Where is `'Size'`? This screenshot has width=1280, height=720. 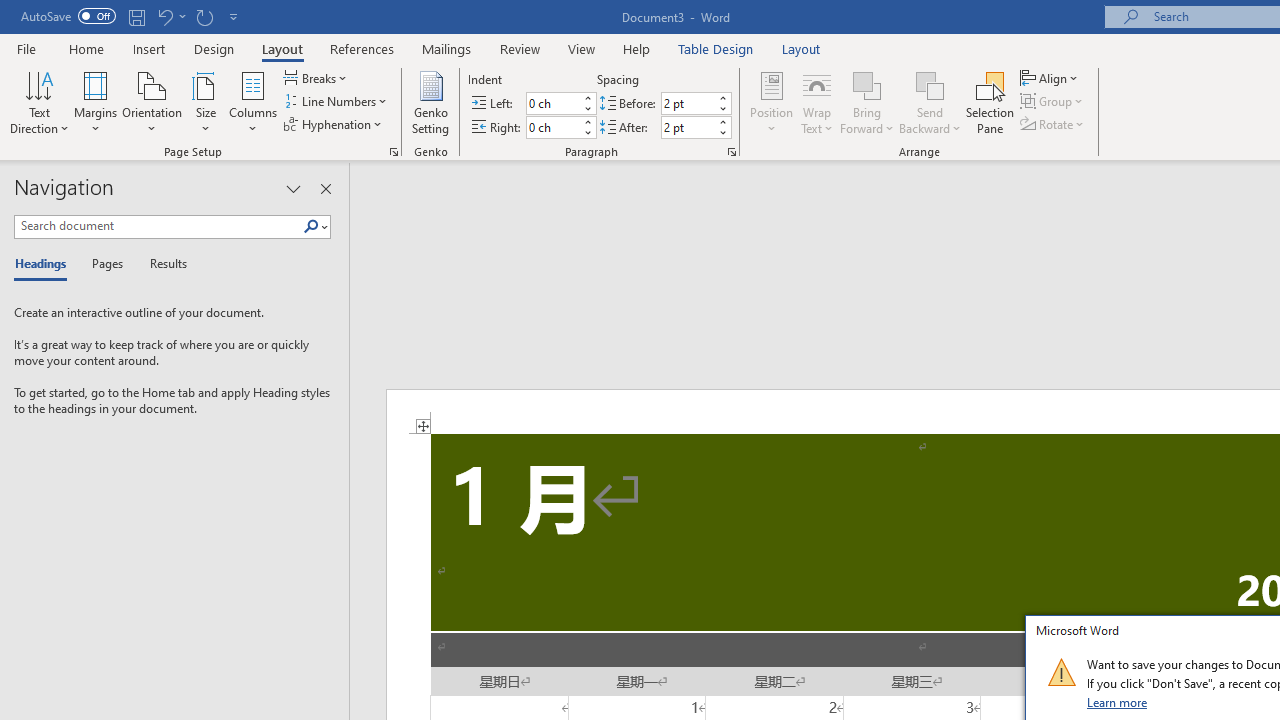 'Size' is located at coordinates (206, 103).